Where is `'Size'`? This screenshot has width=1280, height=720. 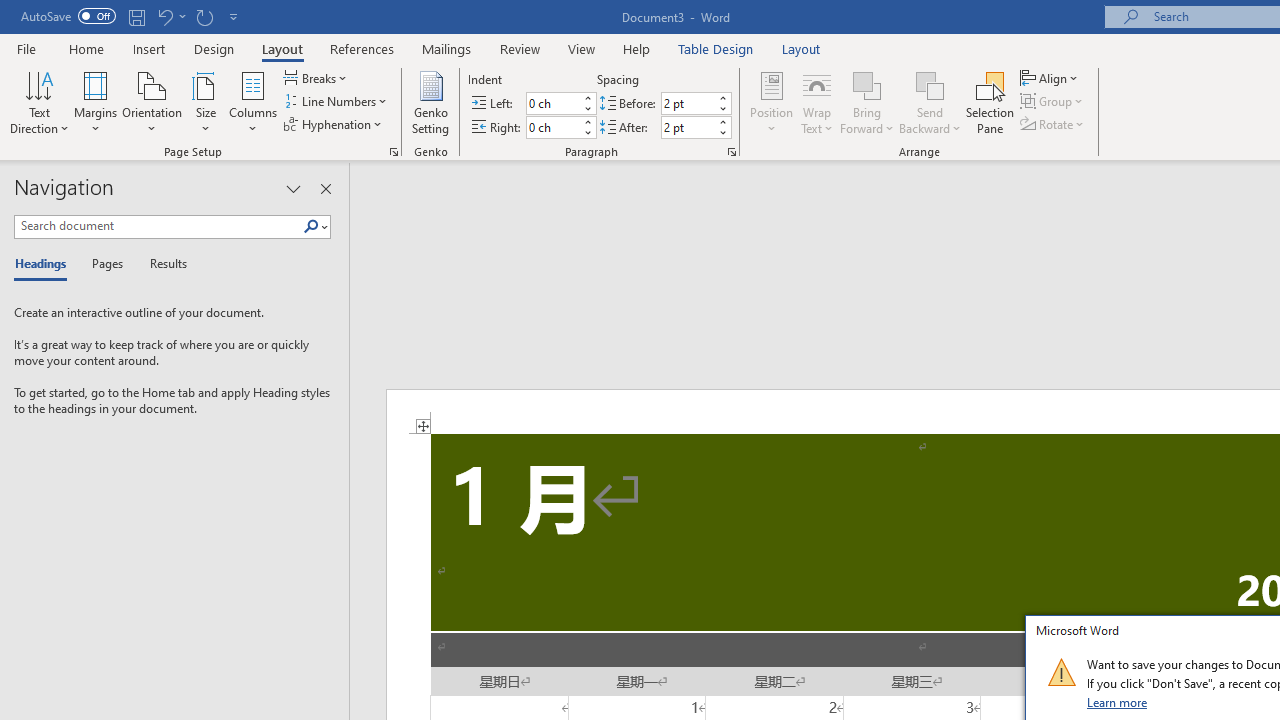 'Size' is located at coordinates (206, 103).